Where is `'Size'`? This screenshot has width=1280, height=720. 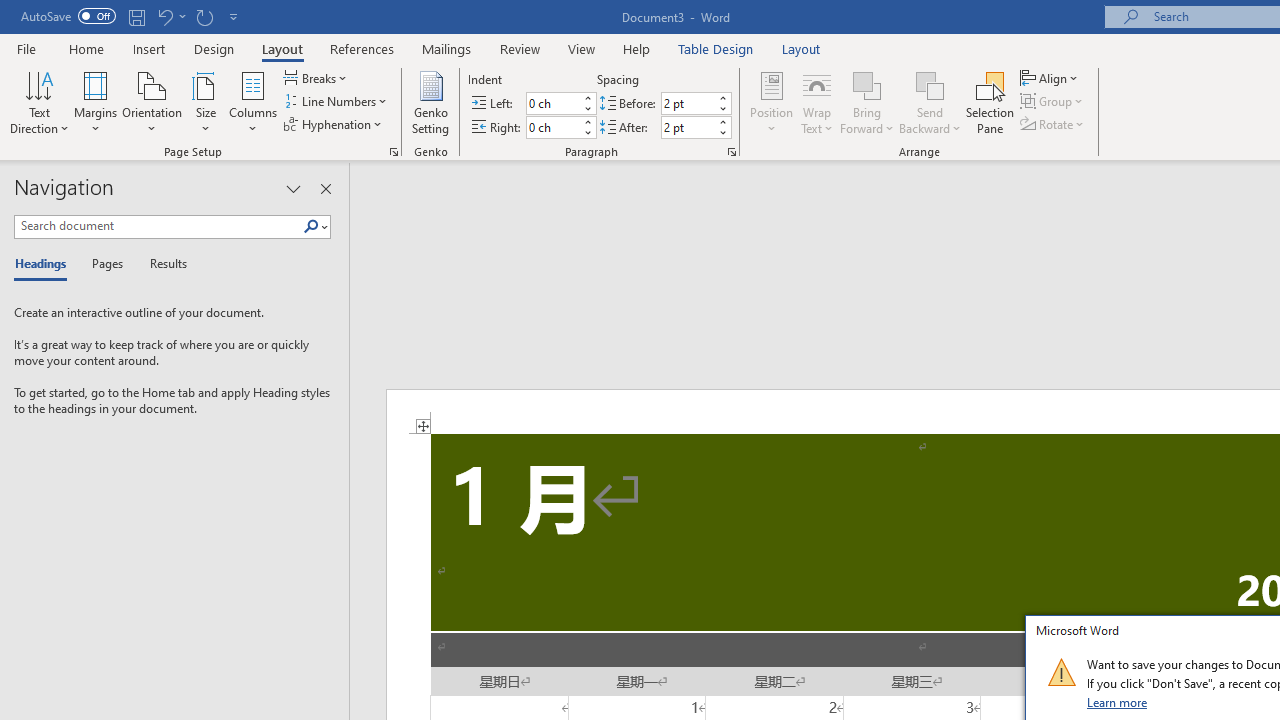 'Size' is located at coordinates (206, 103).